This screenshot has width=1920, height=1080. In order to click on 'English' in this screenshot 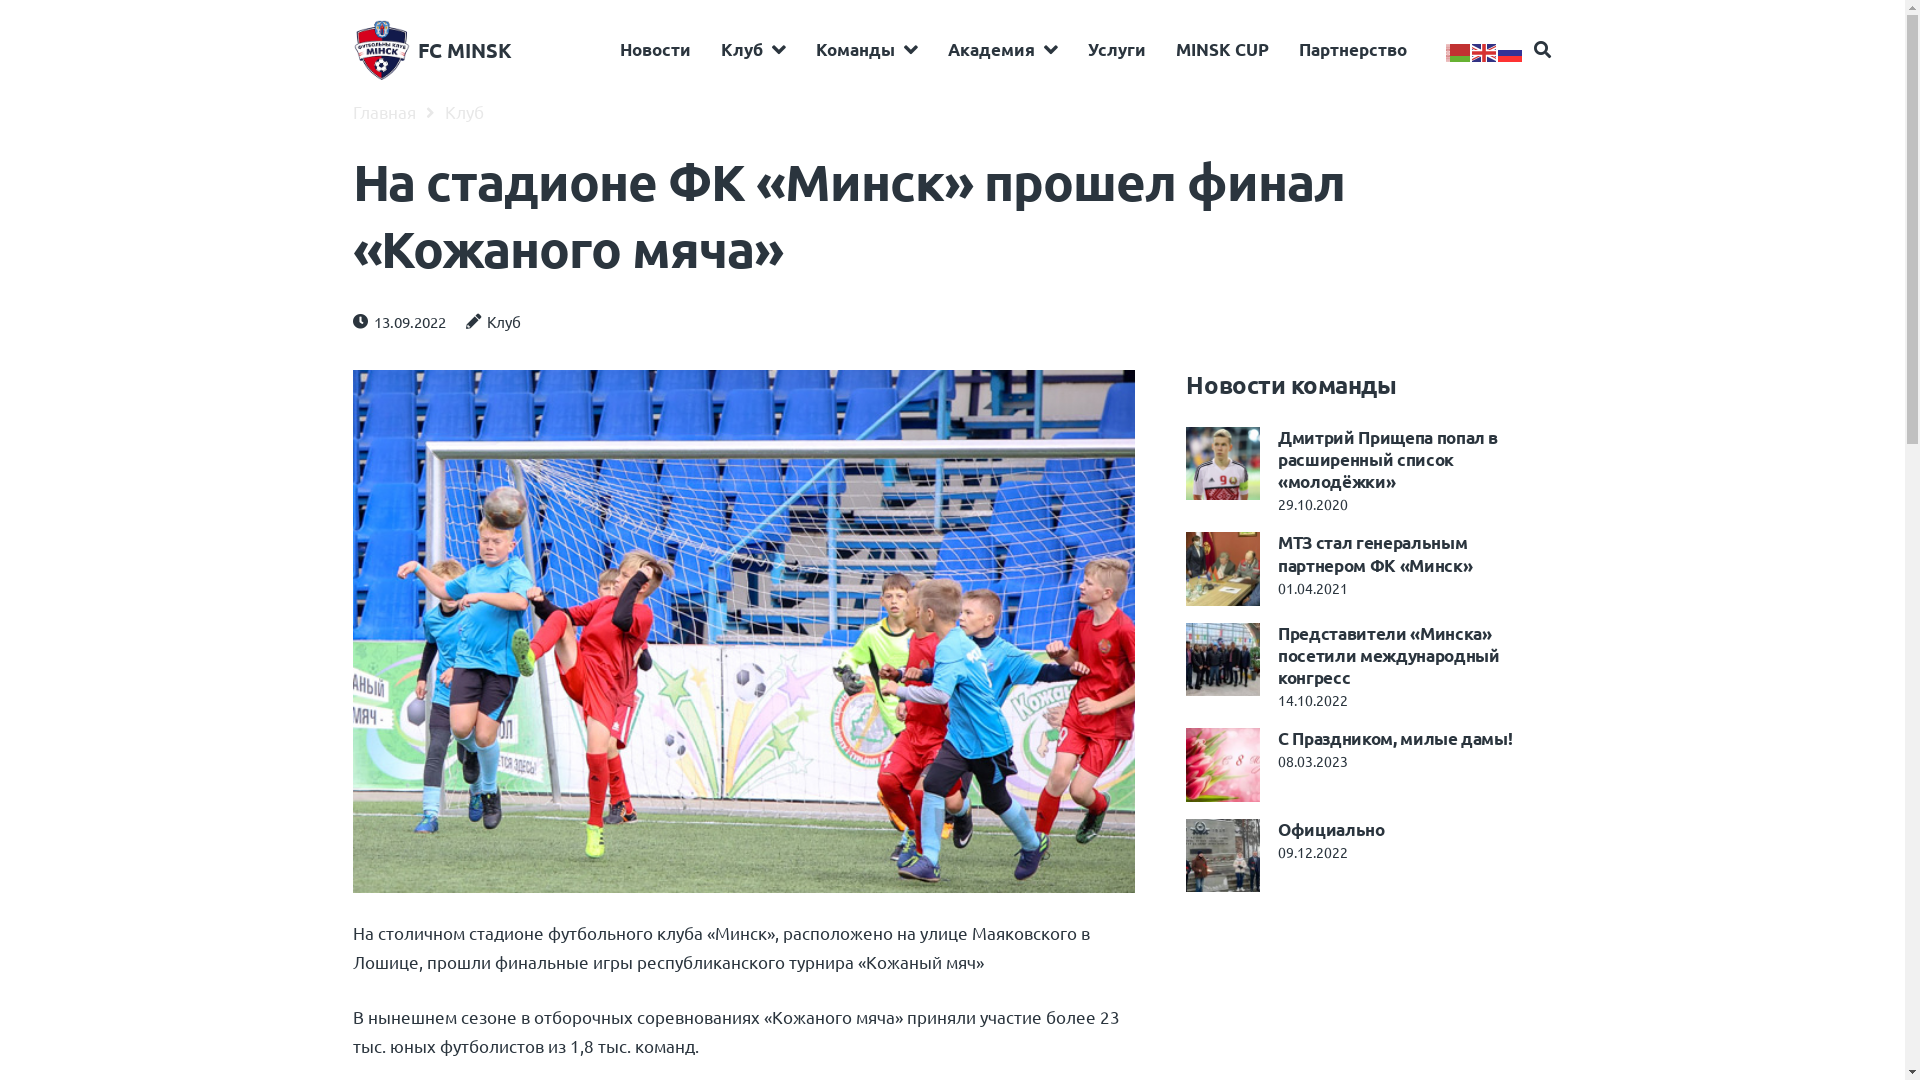, I will do `click(1472, 48)`.